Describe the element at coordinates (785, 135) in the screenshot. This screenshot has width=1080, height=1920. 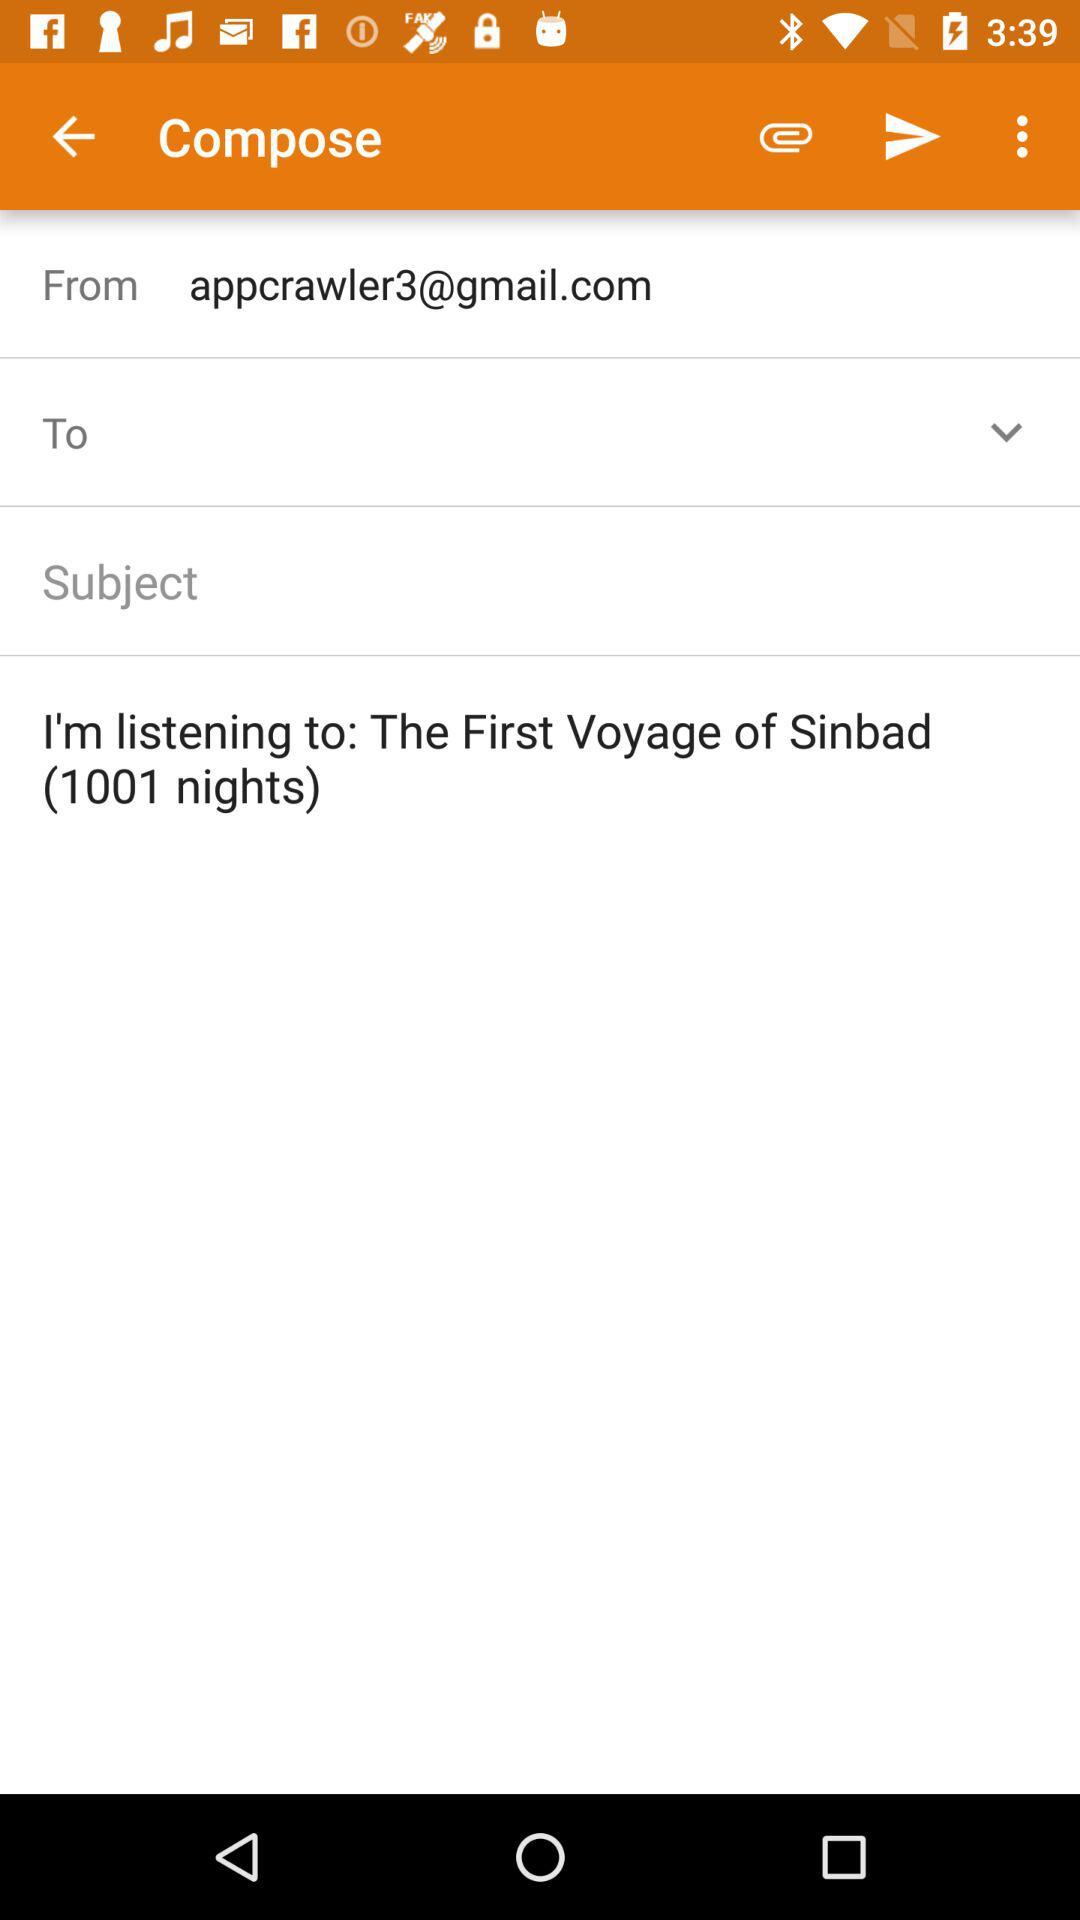
I see `item next to the compose icon` at that location.